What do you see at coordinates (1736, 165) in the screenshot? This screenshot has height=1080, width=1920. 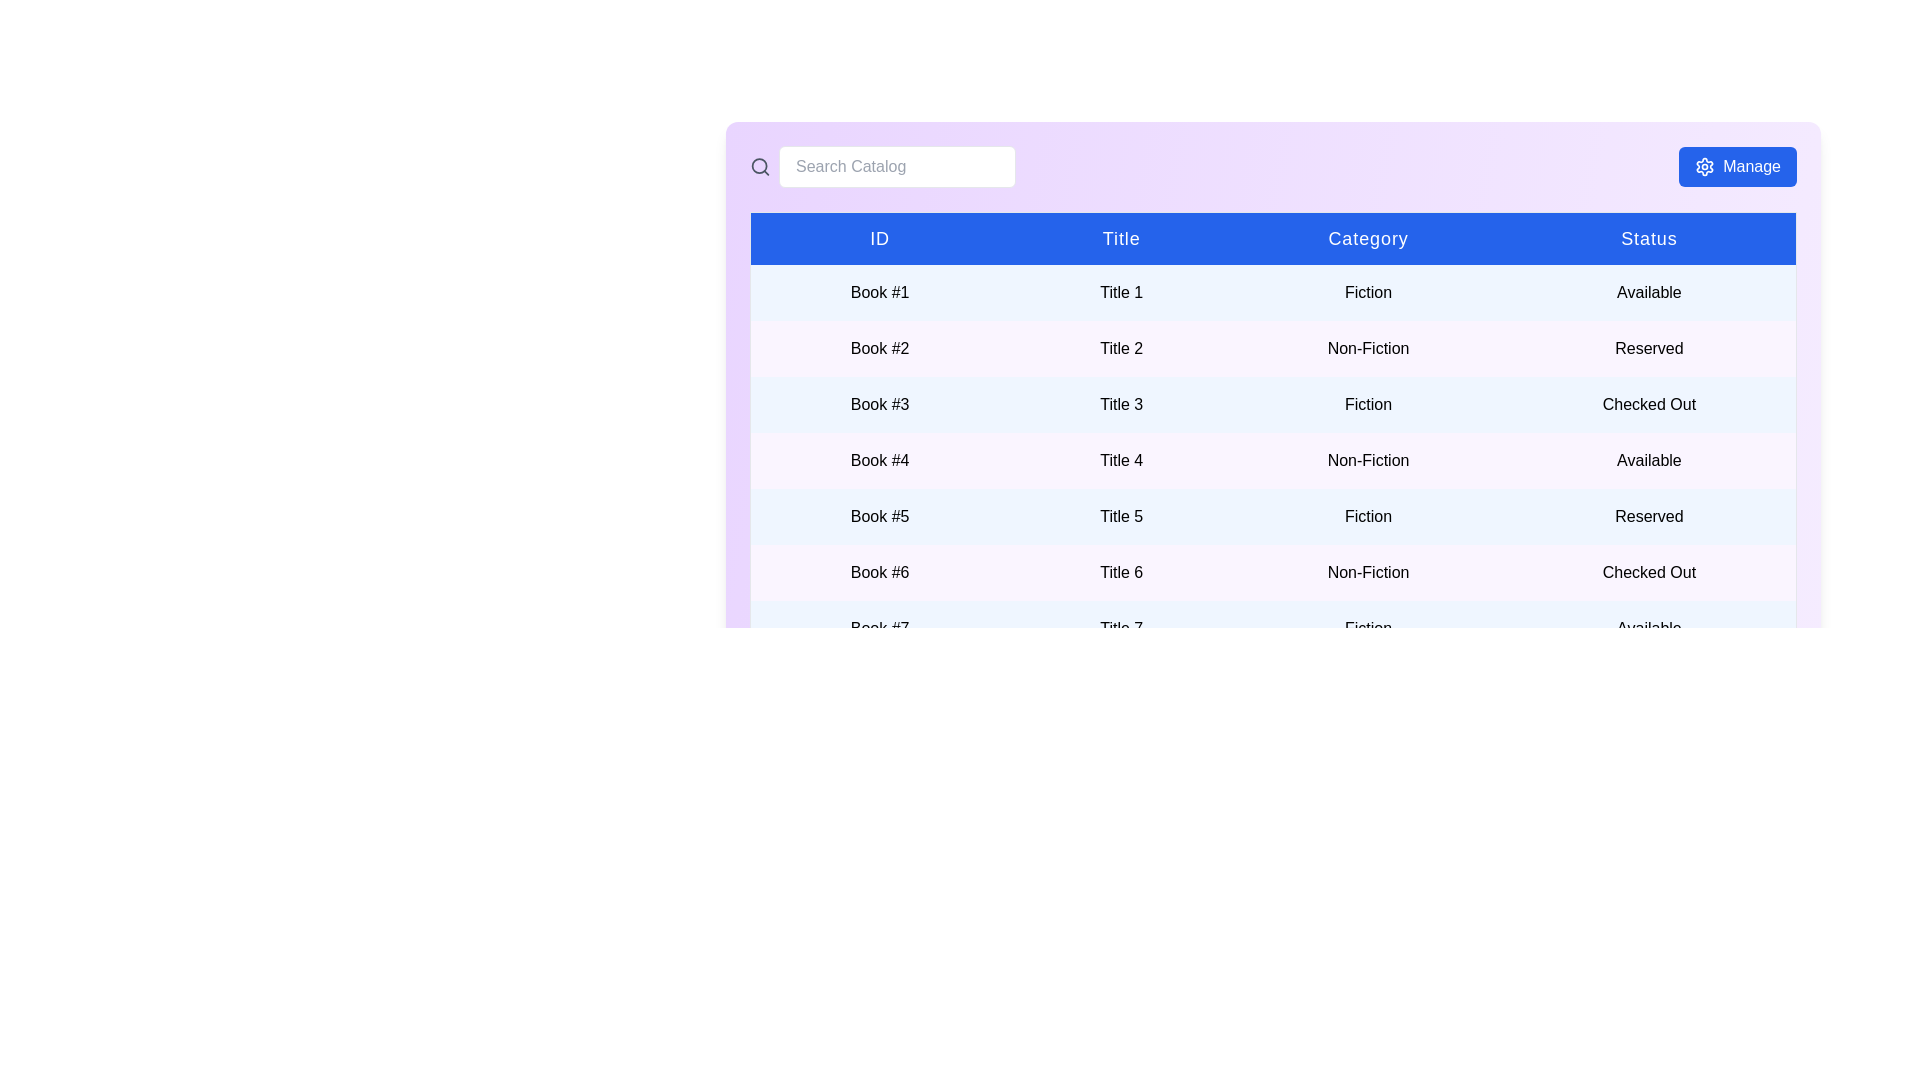 I see `'Manage' button to access additional settings` at bounding box center [1736, 165].